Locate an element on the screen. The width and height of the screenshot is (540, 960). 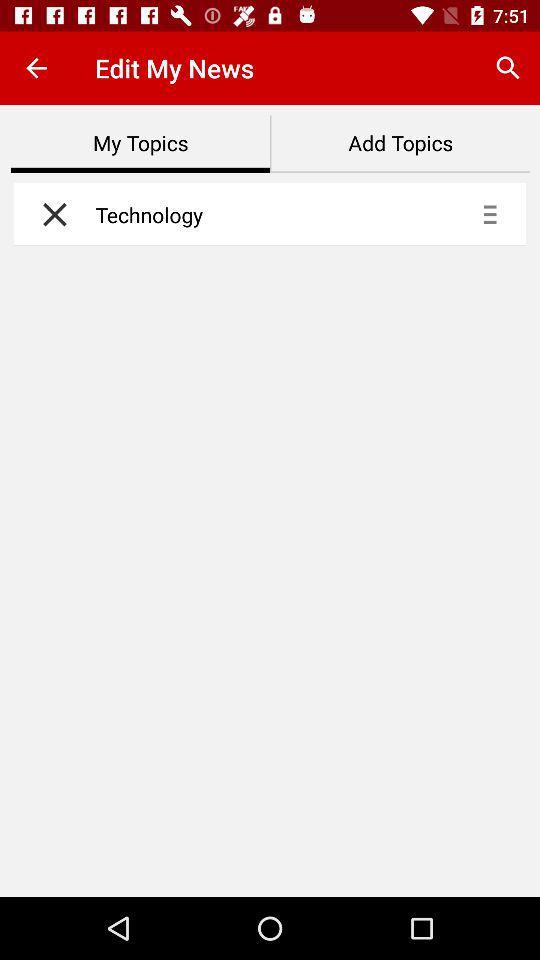
the icon to the right of edit my news icon is located at coordinates (508, 68).